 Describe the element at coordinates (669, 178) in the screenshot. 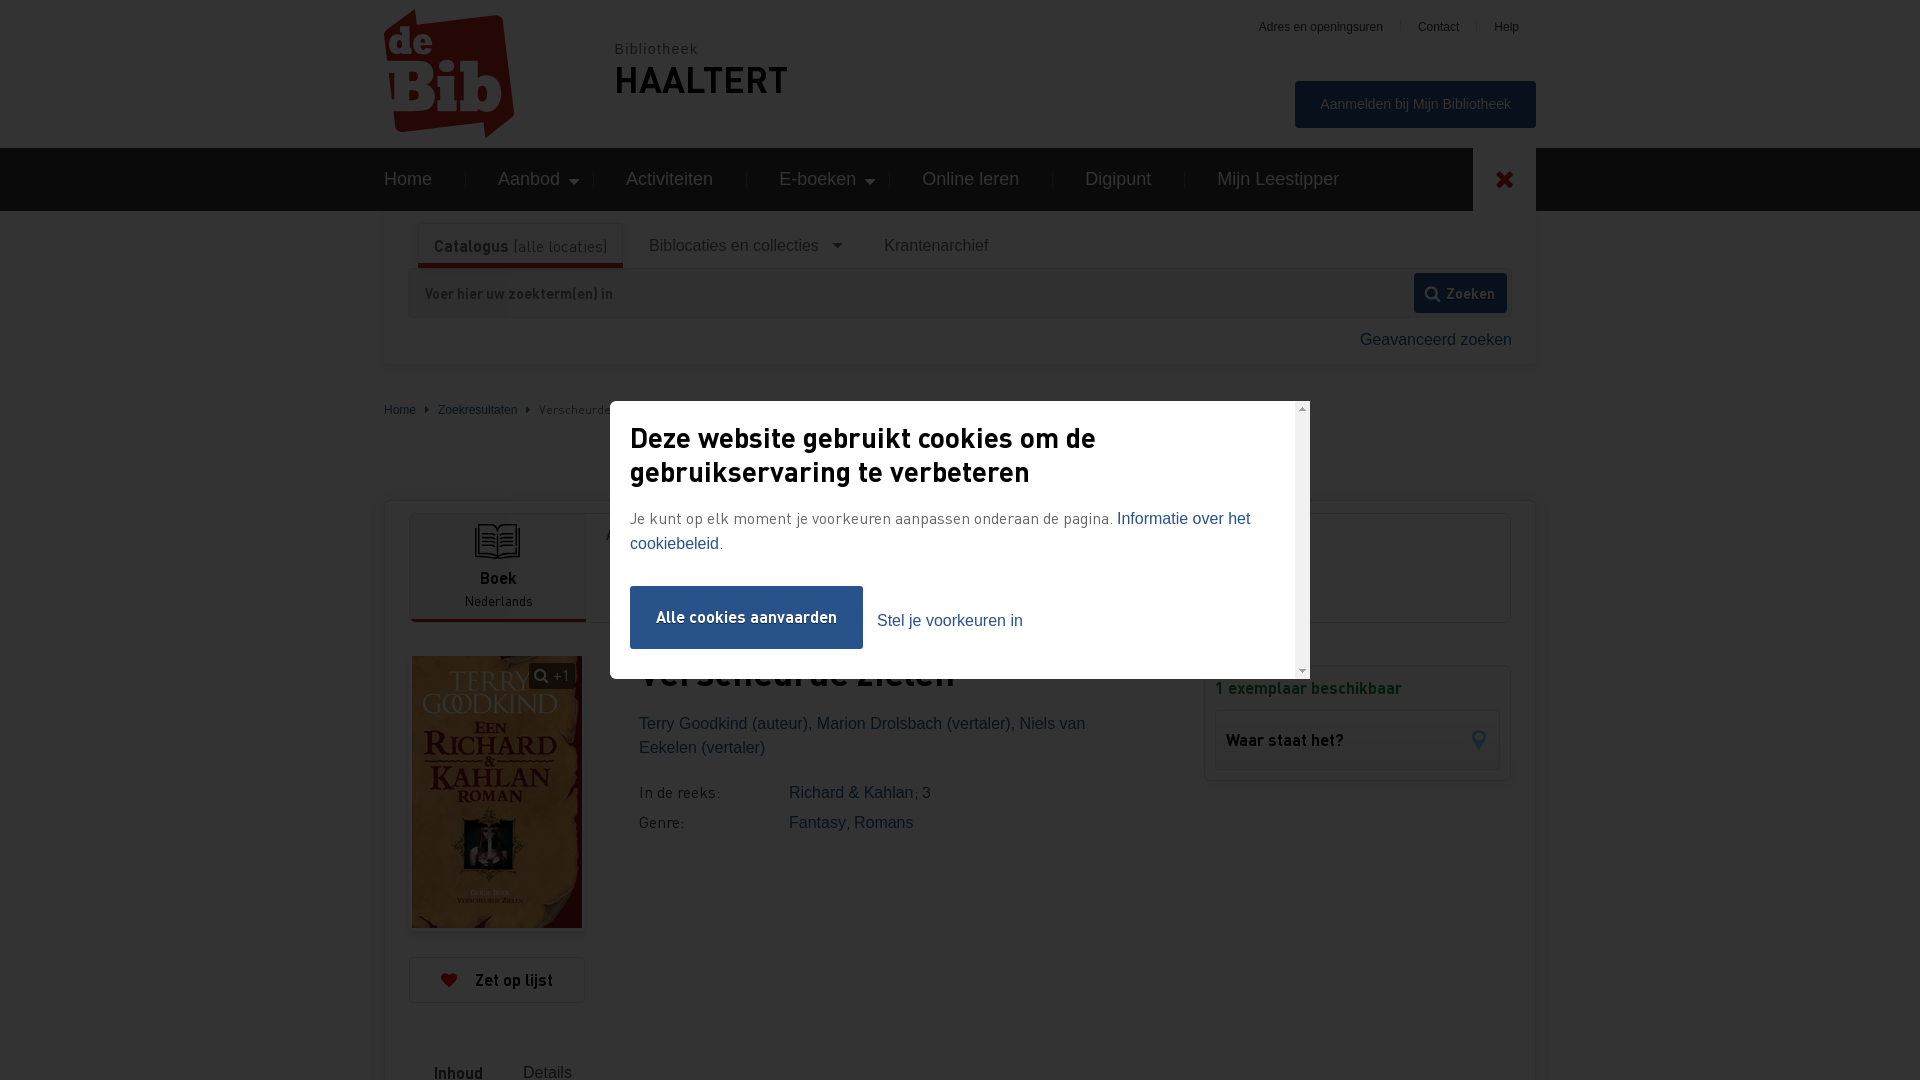

I see `'Activiteiten'` at that location.